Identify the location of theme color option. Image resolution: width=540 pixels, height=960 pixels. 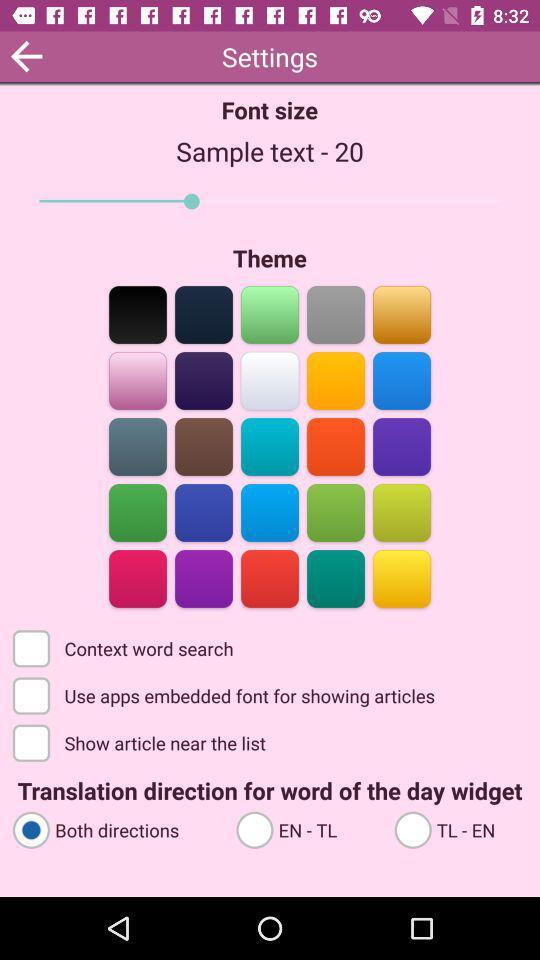
(137, 378).